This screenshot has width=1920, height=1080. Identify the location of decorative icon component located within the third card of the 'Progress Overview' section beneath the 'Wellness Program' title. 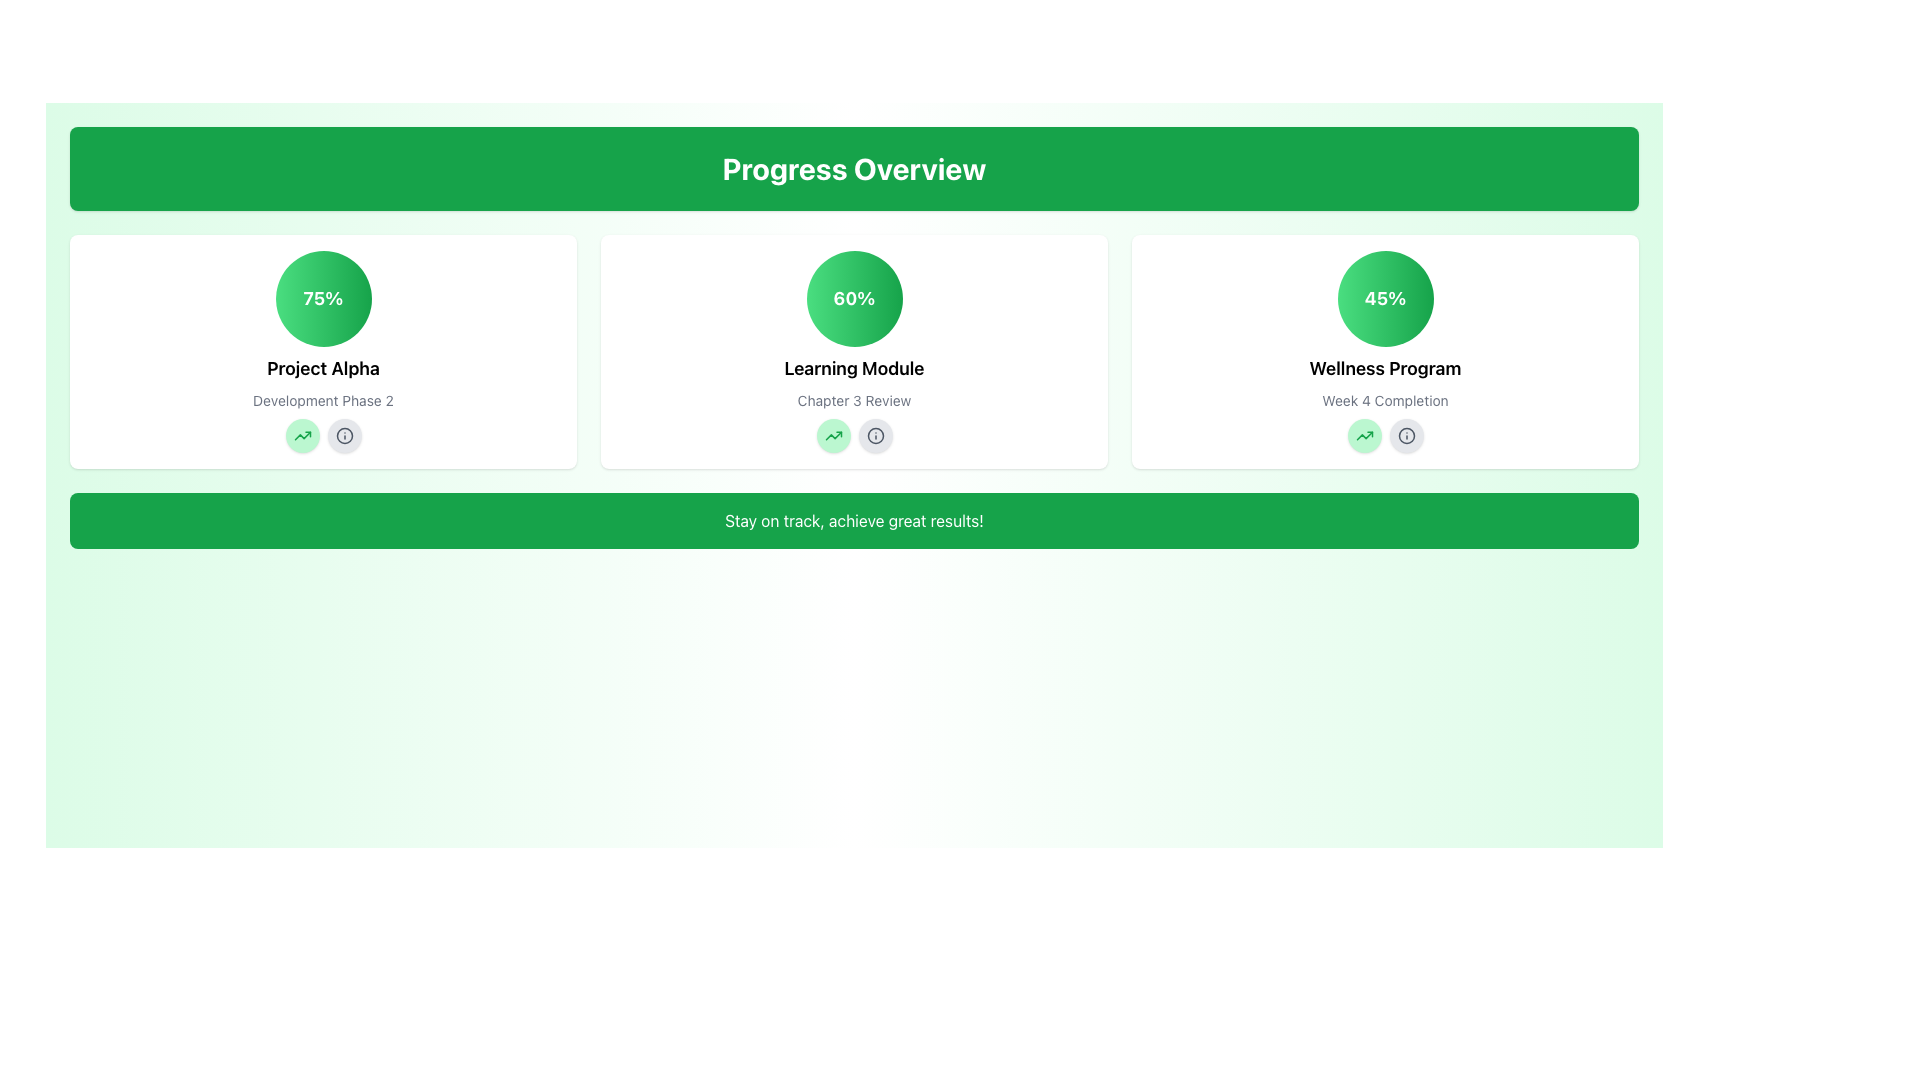
(1405, 434).